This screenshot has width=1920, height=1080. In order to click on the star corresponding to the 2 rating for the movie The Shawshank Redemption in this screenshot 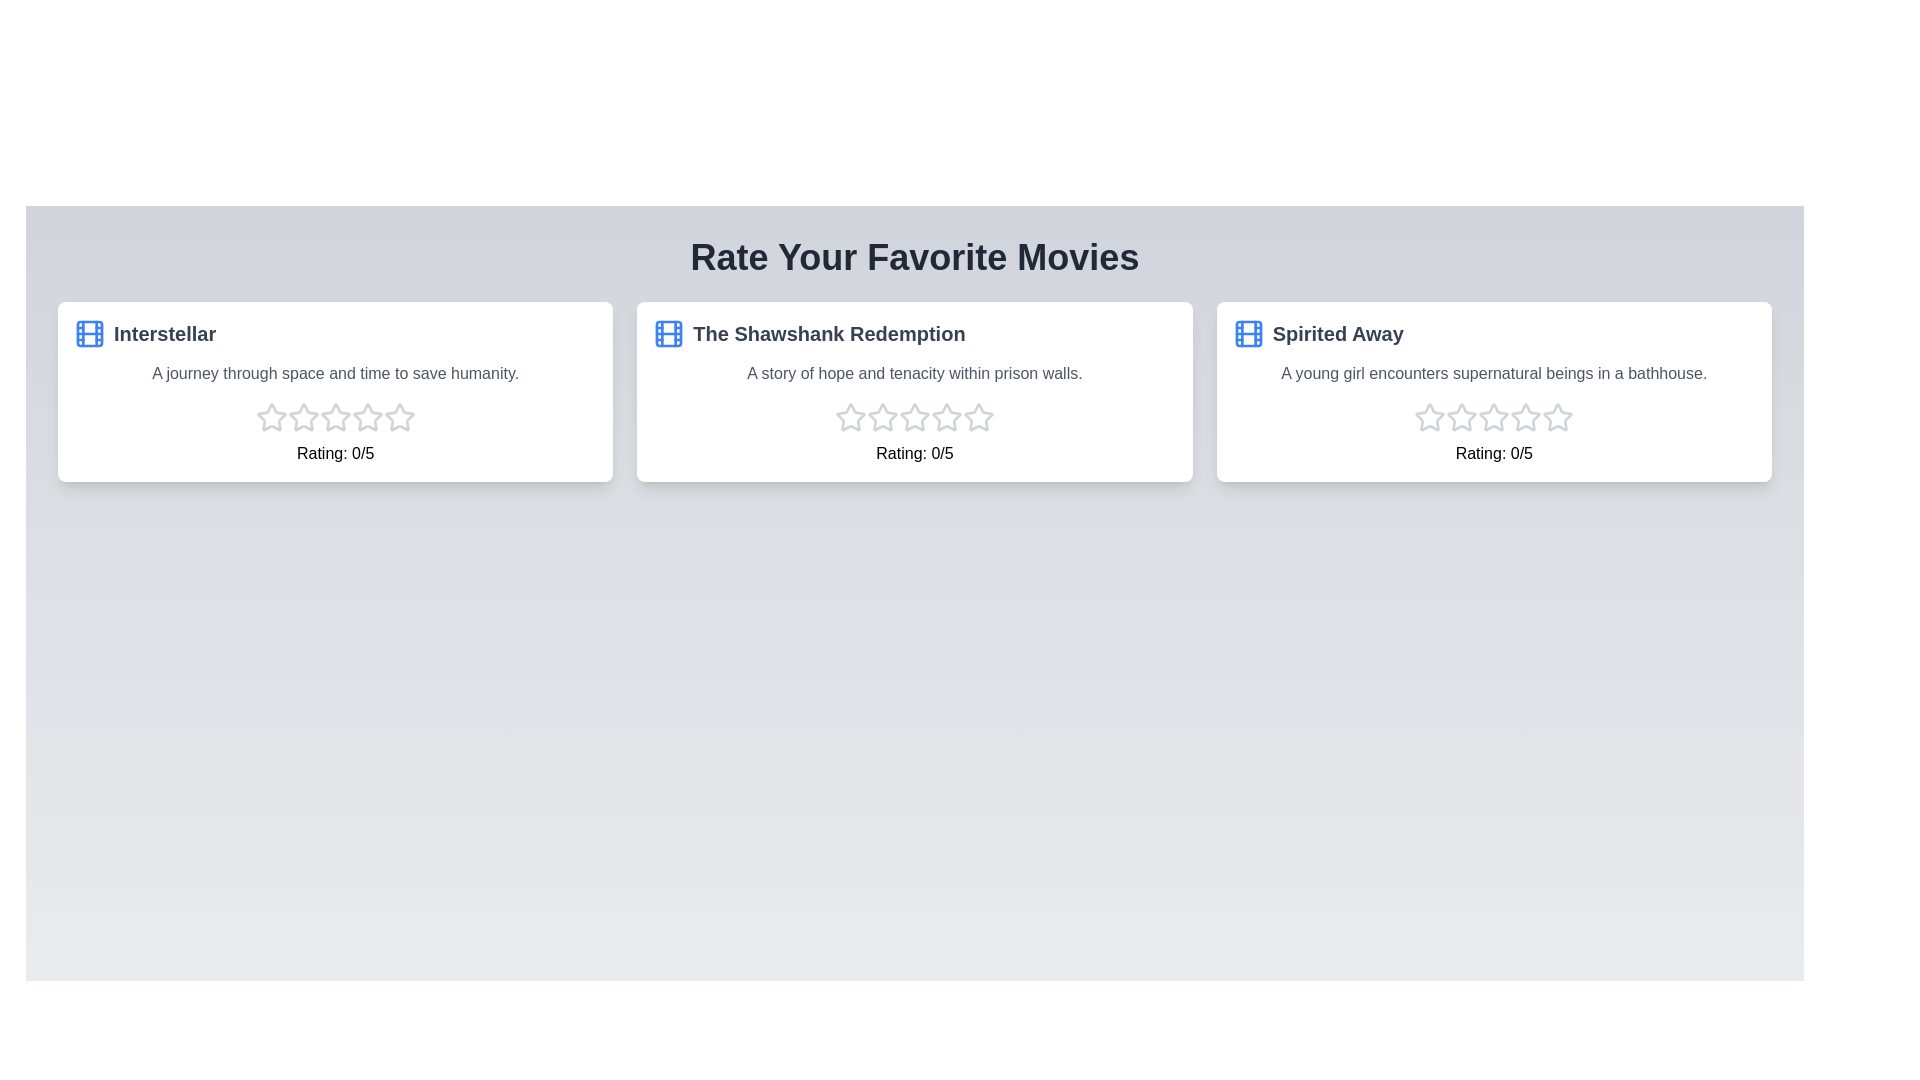, I will do `click(882, 416)`.